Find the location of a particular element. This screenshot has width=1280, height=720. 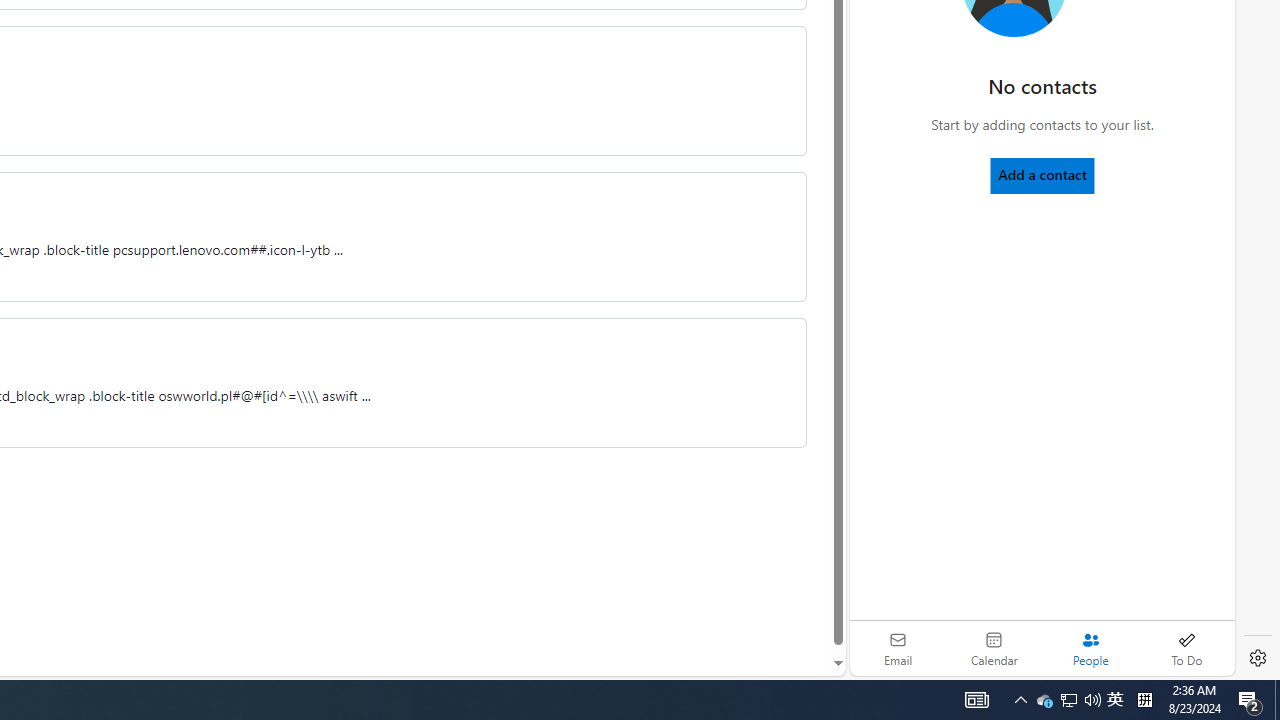

'Email' is located at coordinates (897, 648).